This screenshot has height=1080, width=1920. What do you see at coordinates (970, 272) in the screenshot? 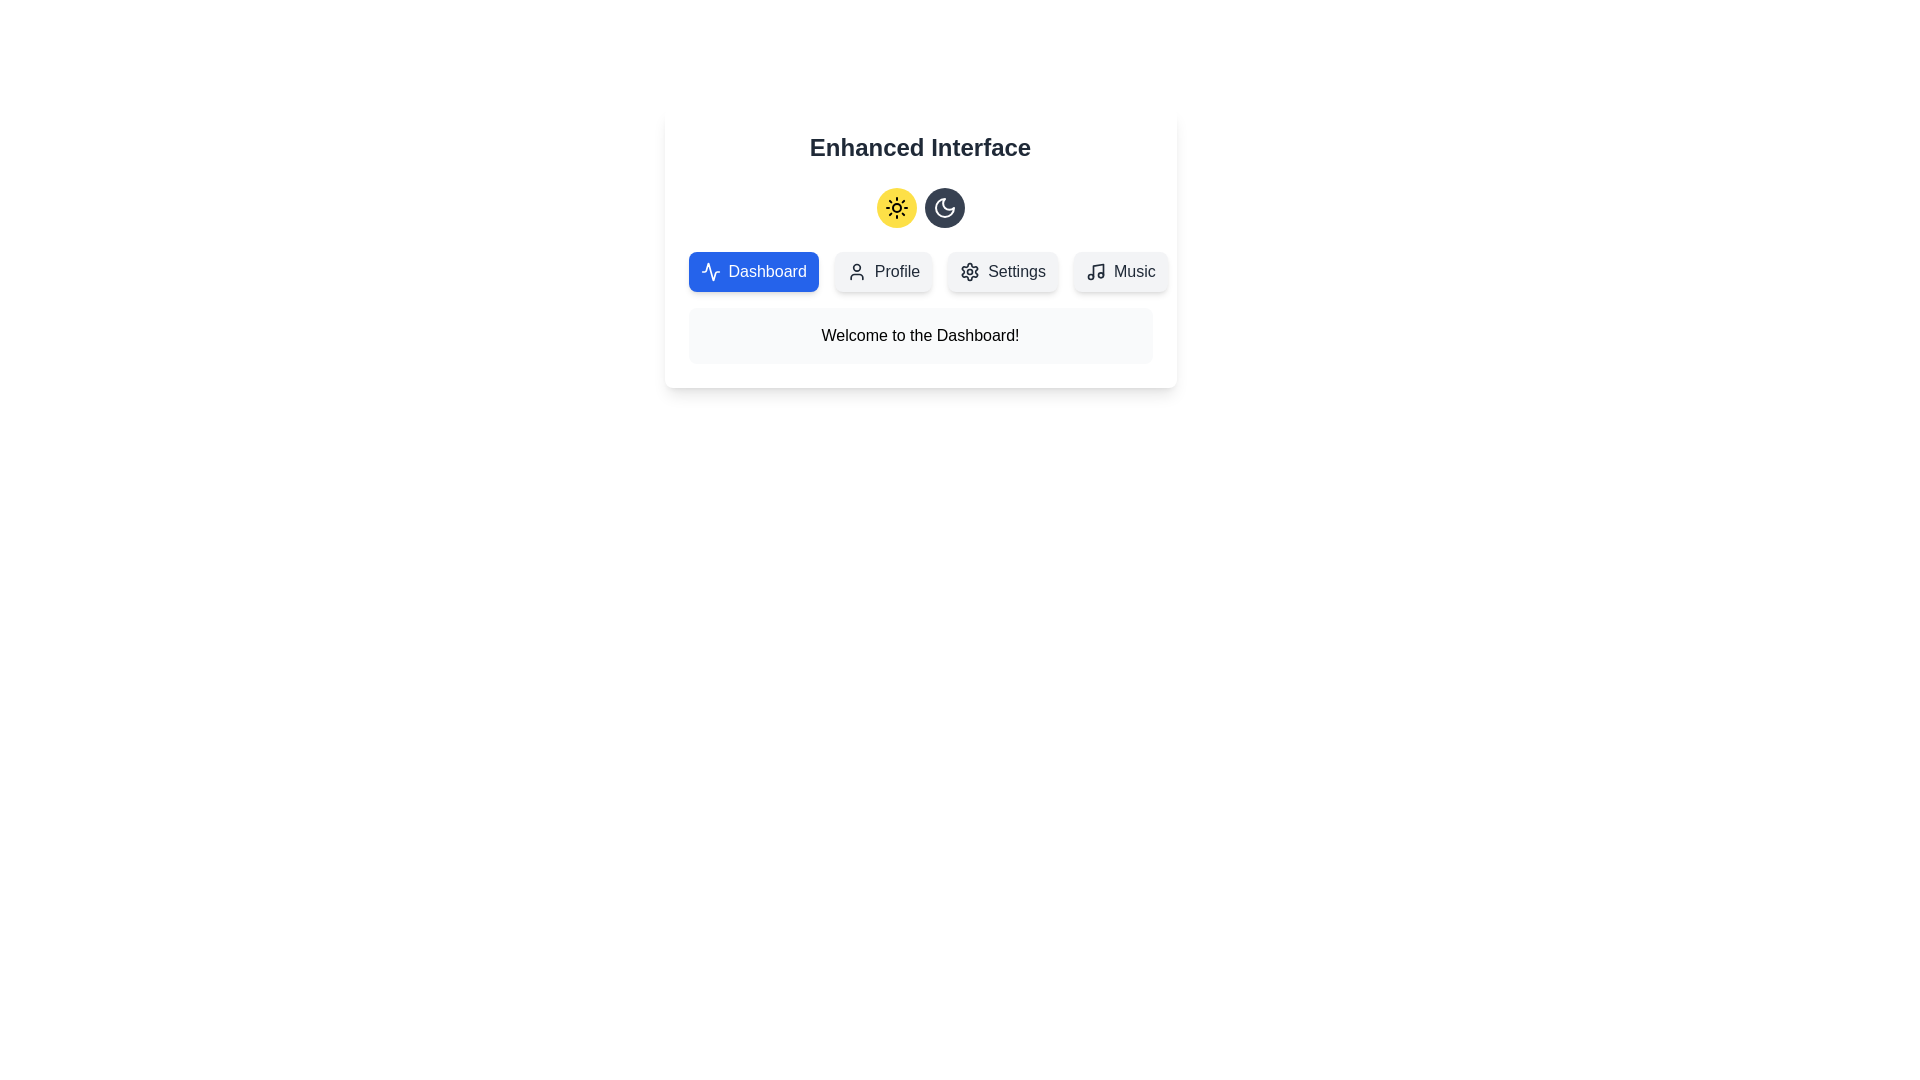
I see `the settings icon located on the left side of the 'Settings' button, which is among navigation options like 'Dashboard', 'Profile', and 'Music'` at bounding box center [970, 272].